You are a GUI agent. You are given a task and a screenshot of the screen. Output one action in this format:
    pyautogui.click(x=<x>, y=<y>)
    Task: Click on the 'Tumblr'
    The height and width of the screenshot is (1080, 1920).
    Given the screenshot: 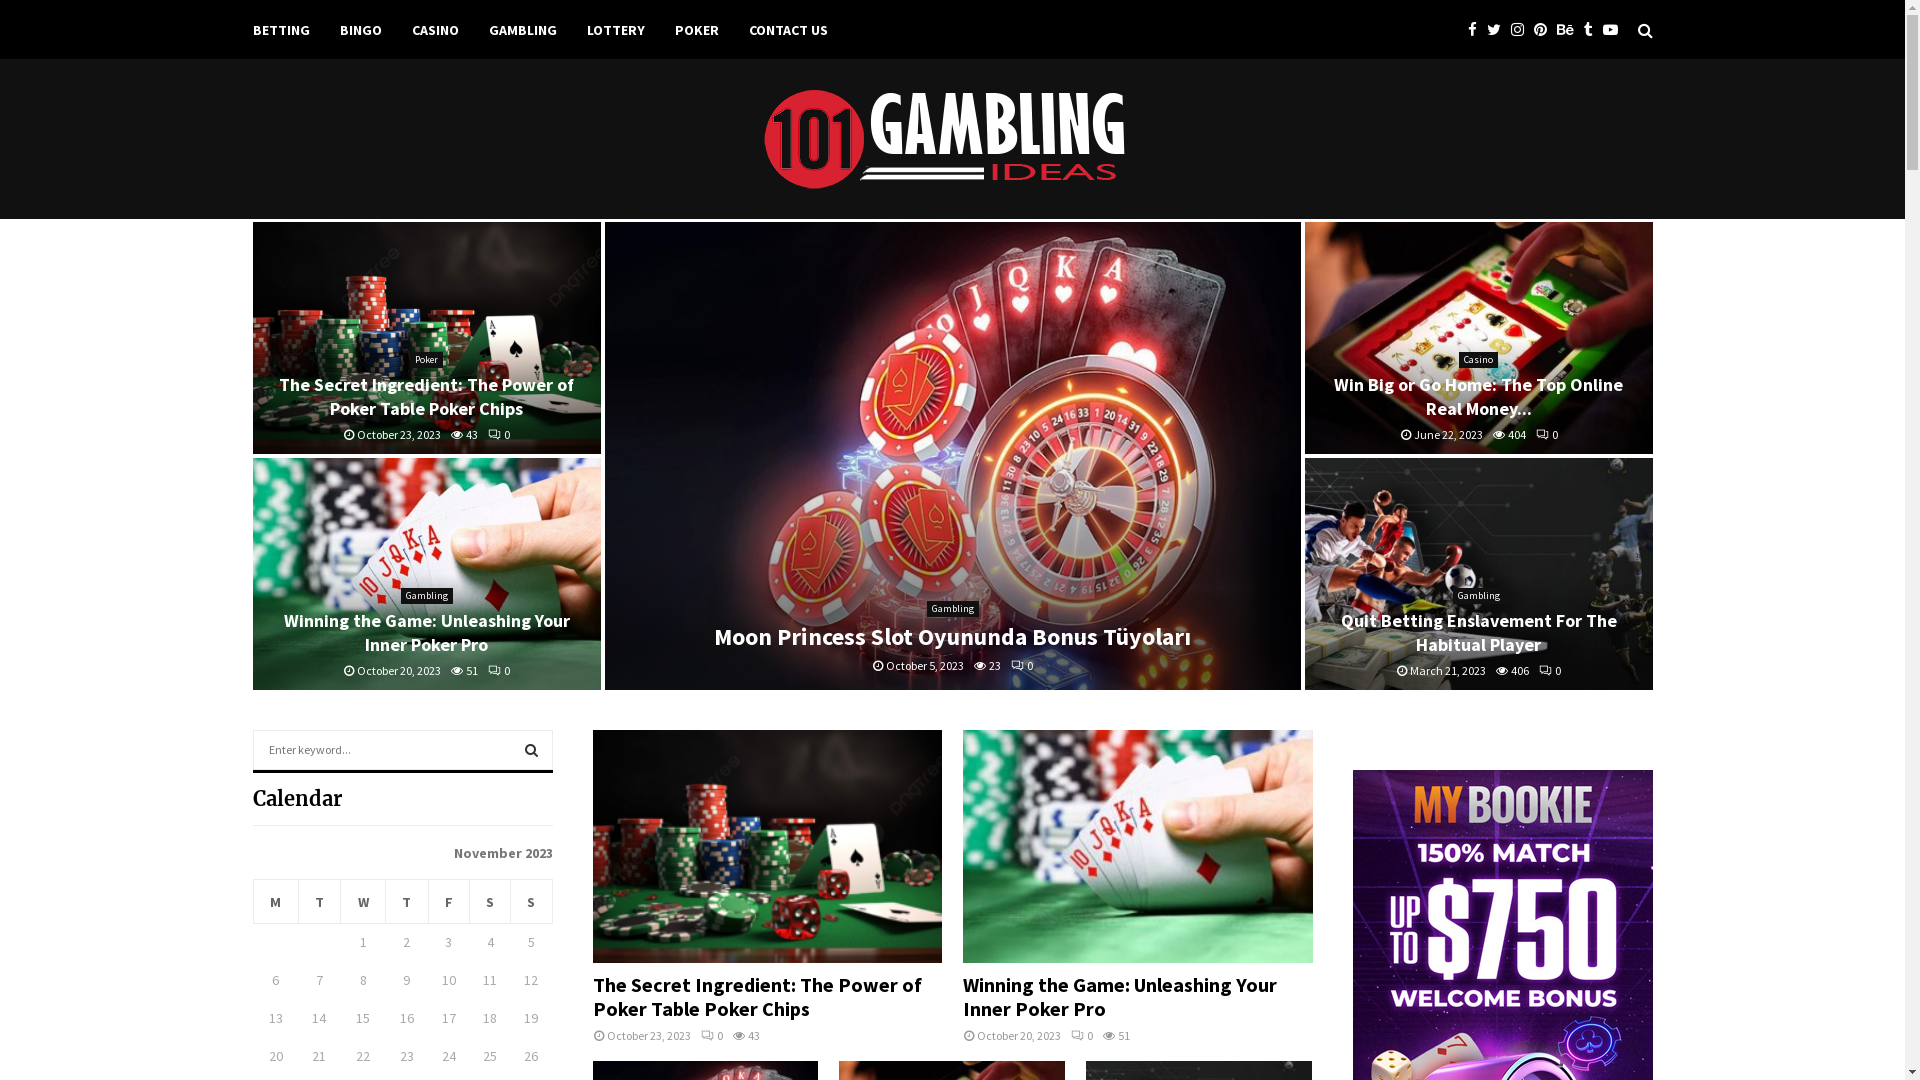 What is the action you would take?
    pyautogui.click(x=1583, y=30)
    